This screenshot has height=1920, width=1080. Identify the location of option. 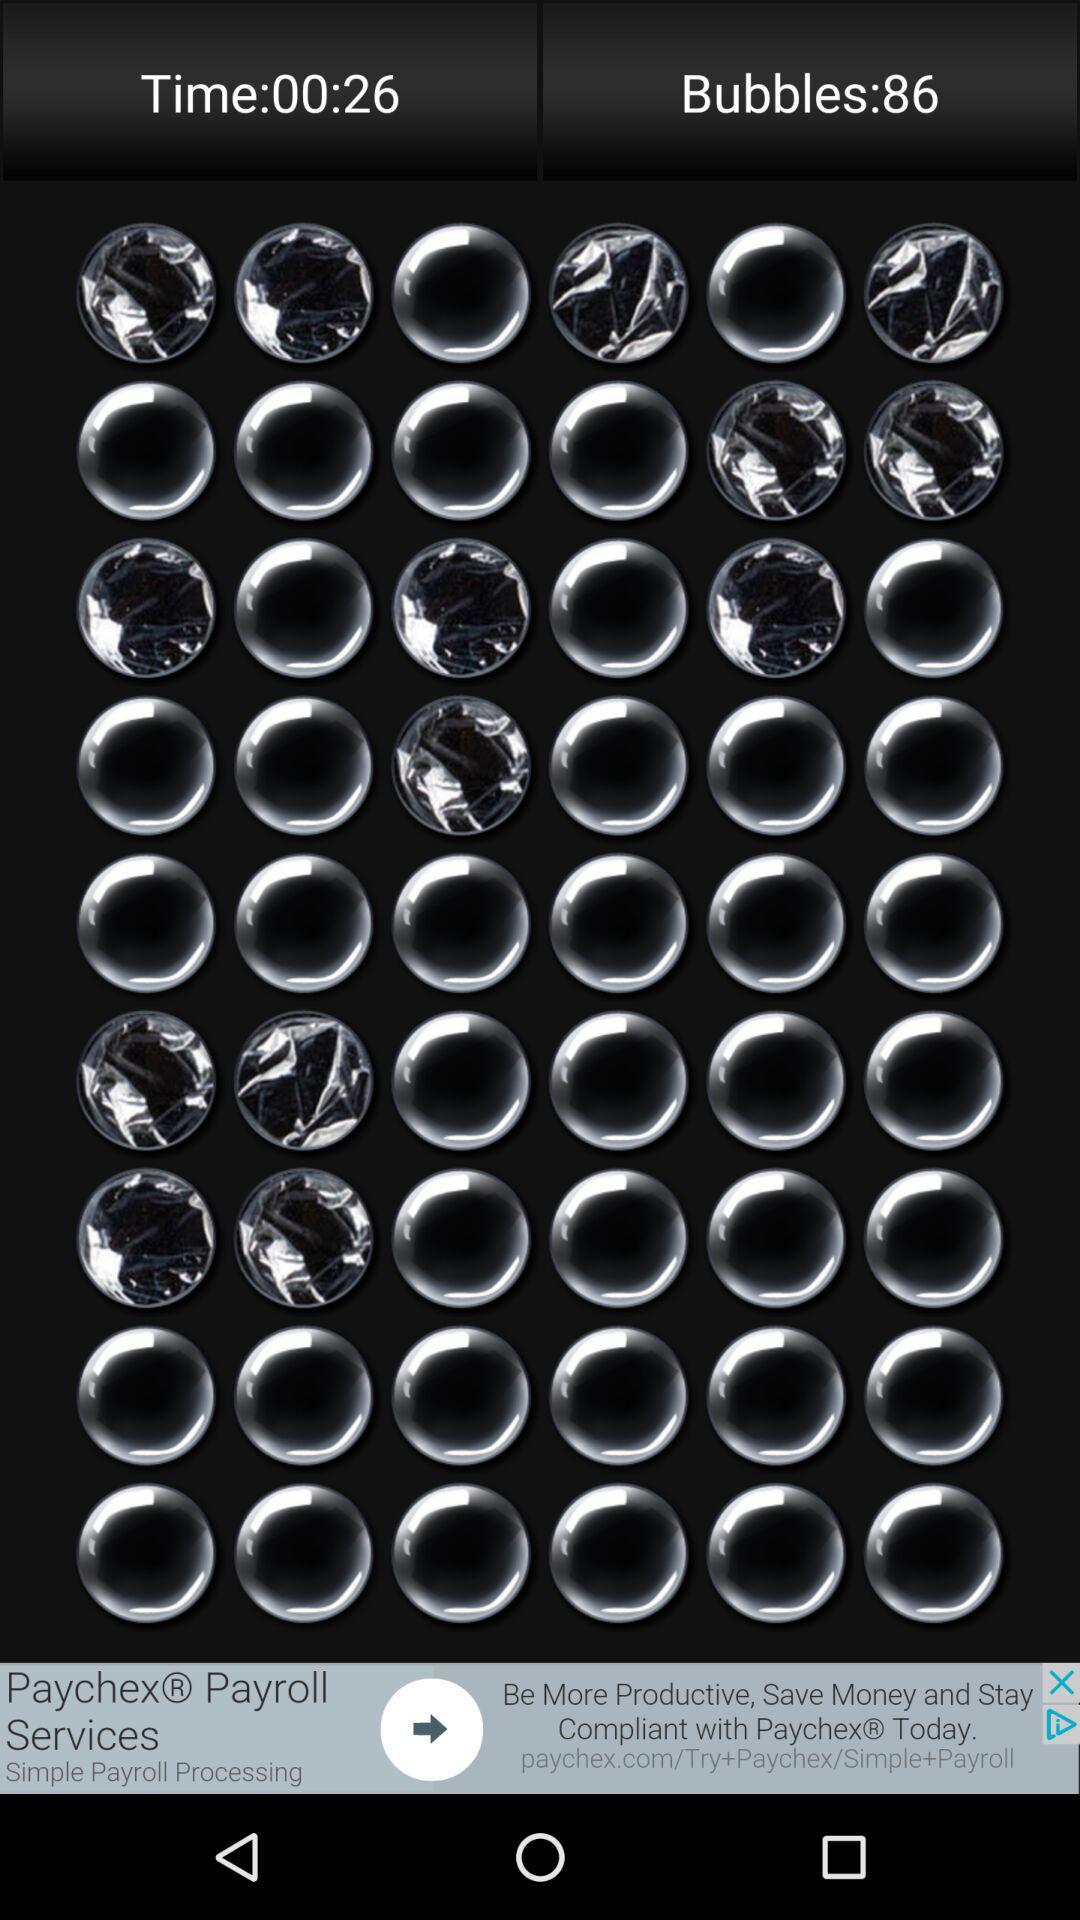
(775, 1237).